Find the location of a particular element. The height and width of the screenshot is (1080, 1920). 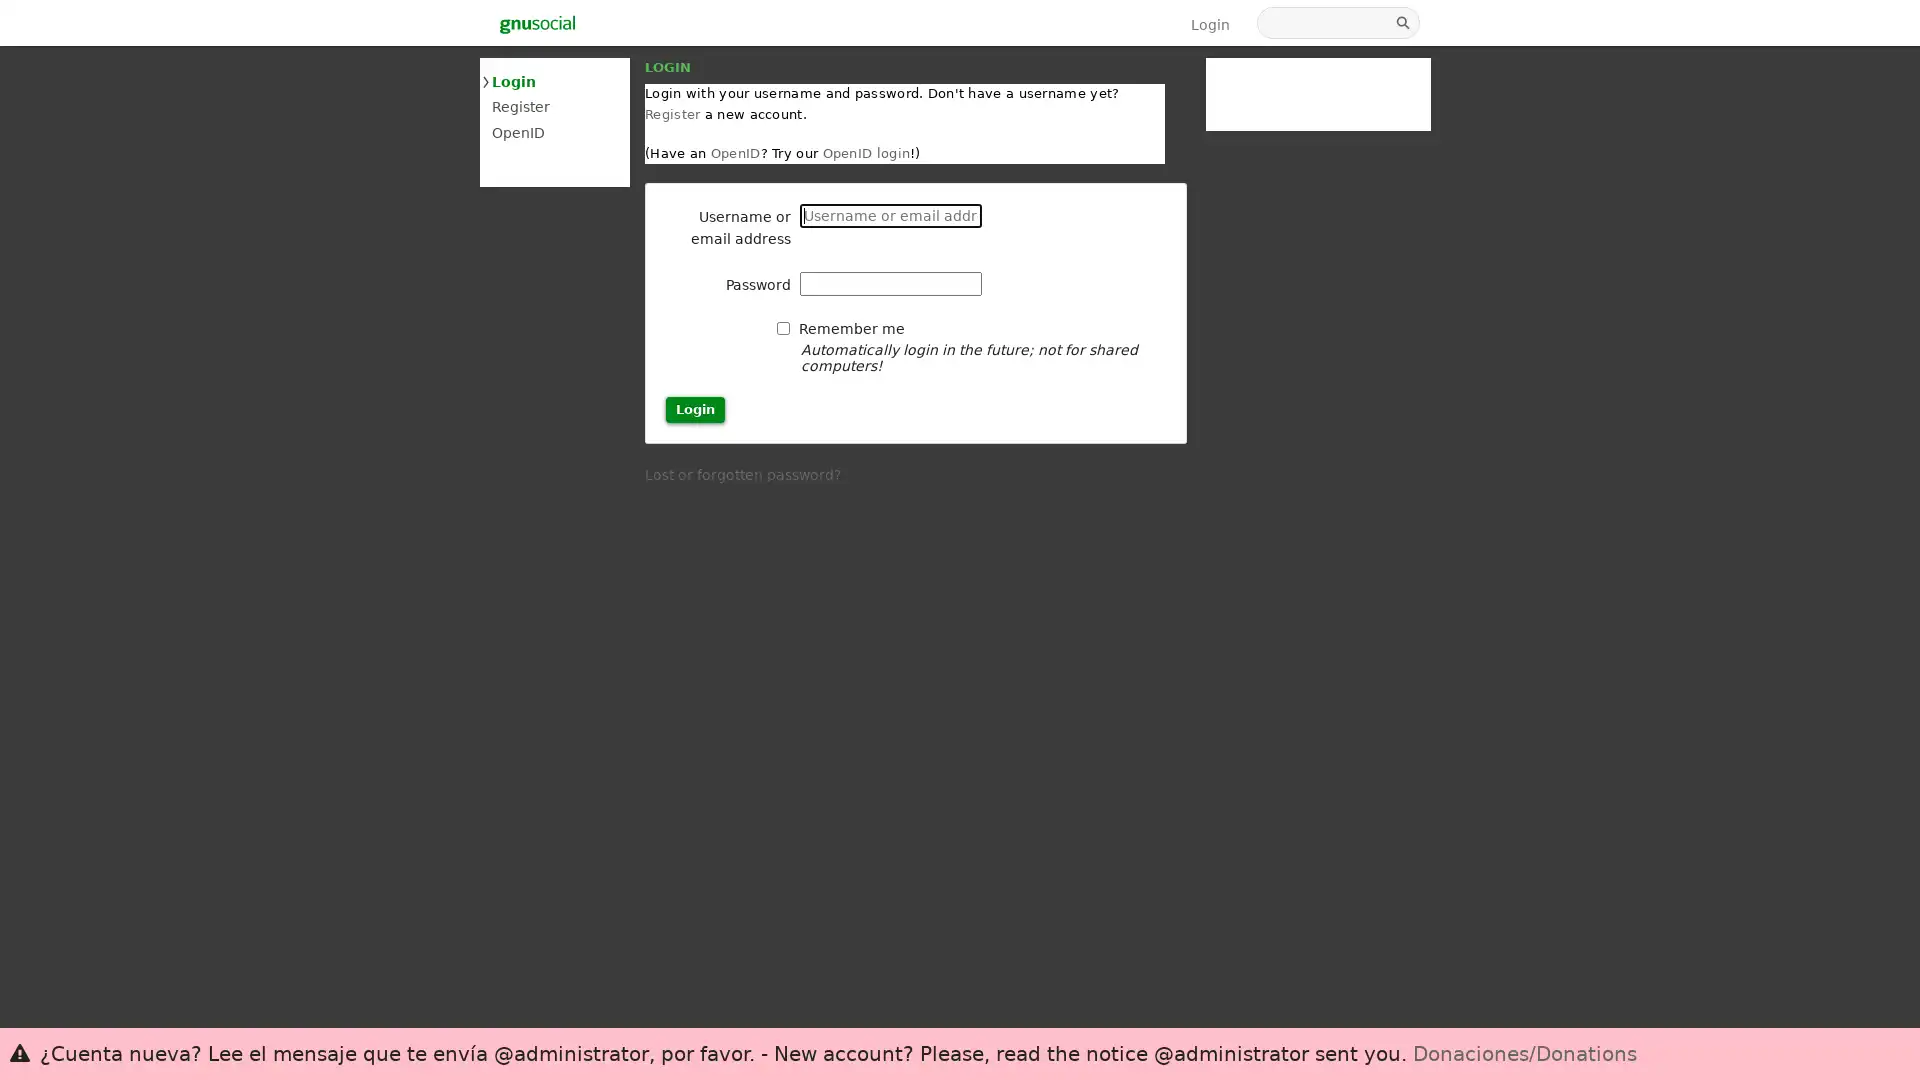

Login is located at coordinates (695, 408).